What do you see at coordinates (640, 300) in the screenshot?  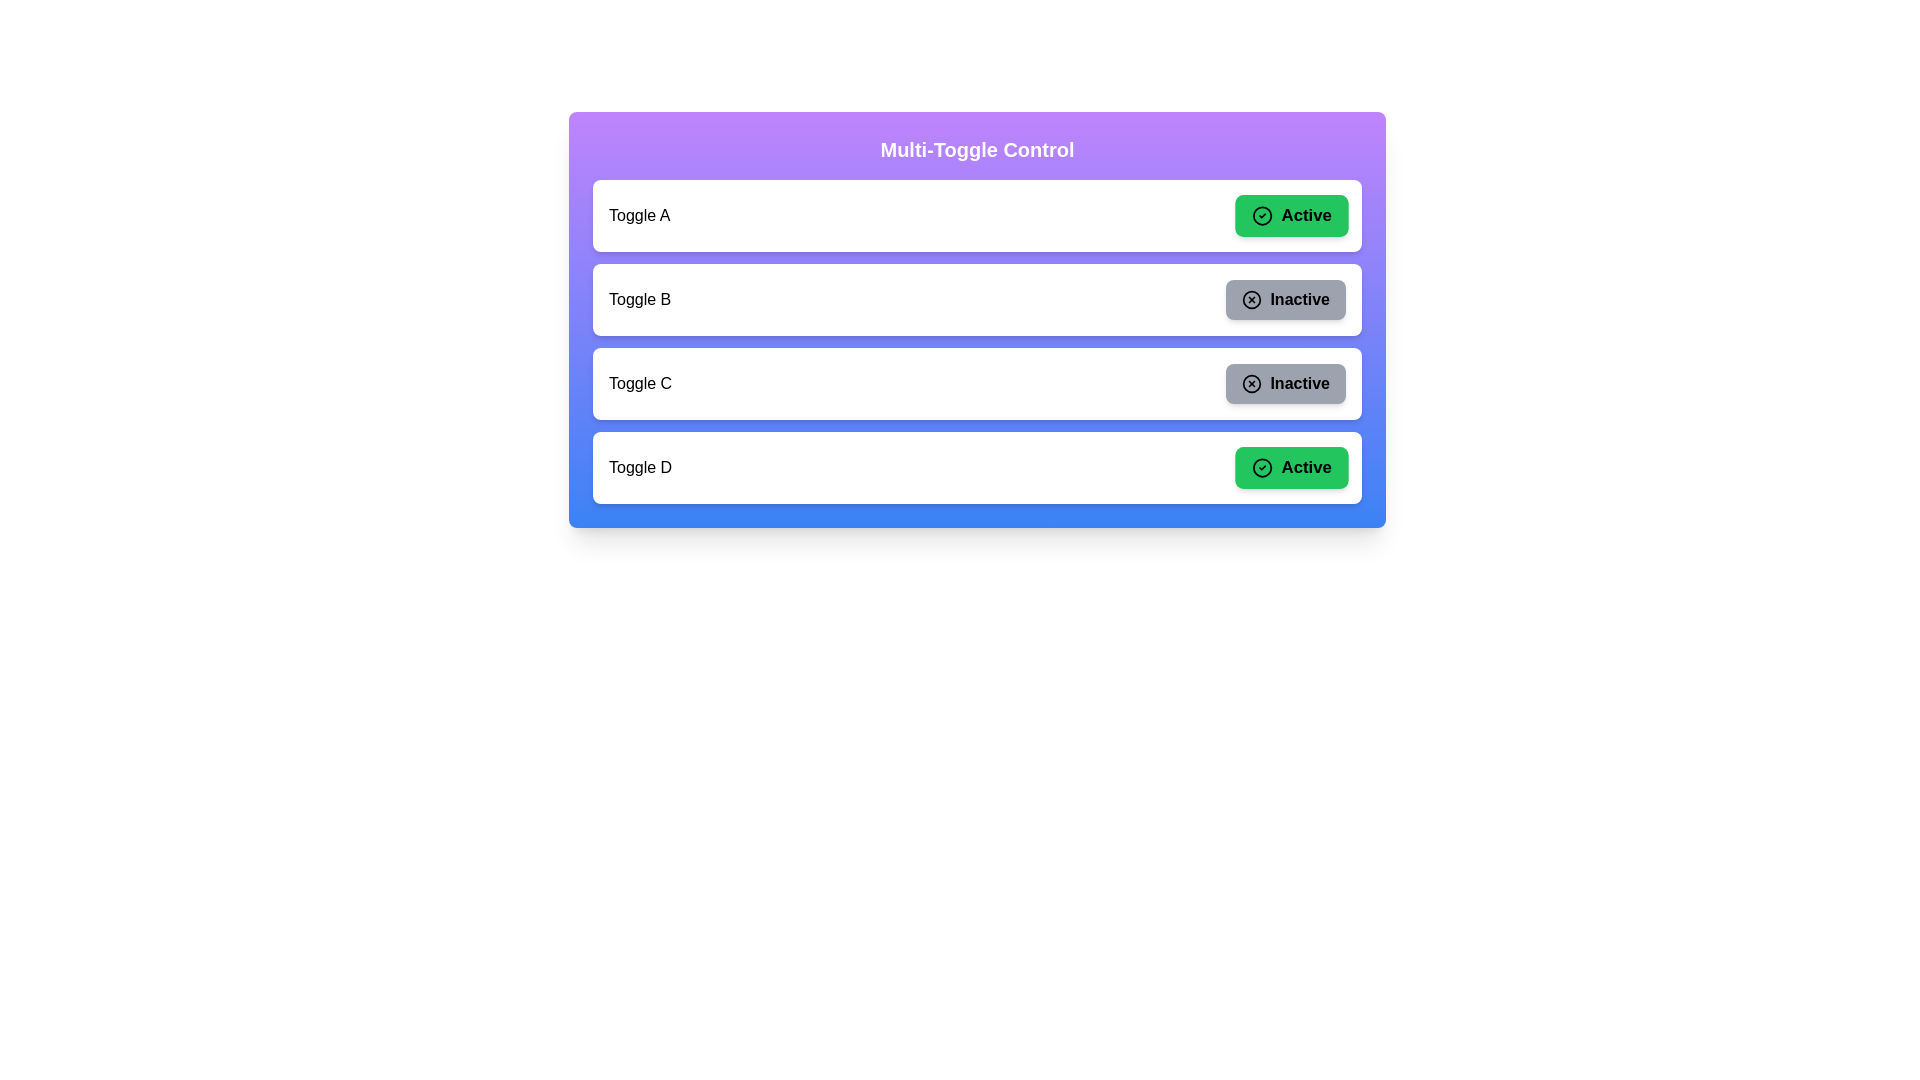 I see `the static text label displaying 'Toggle B', which is part of a control card with a white background and rounded corners, located in the second card from the top of the toggle controls list` at bounding box center [640, 300].